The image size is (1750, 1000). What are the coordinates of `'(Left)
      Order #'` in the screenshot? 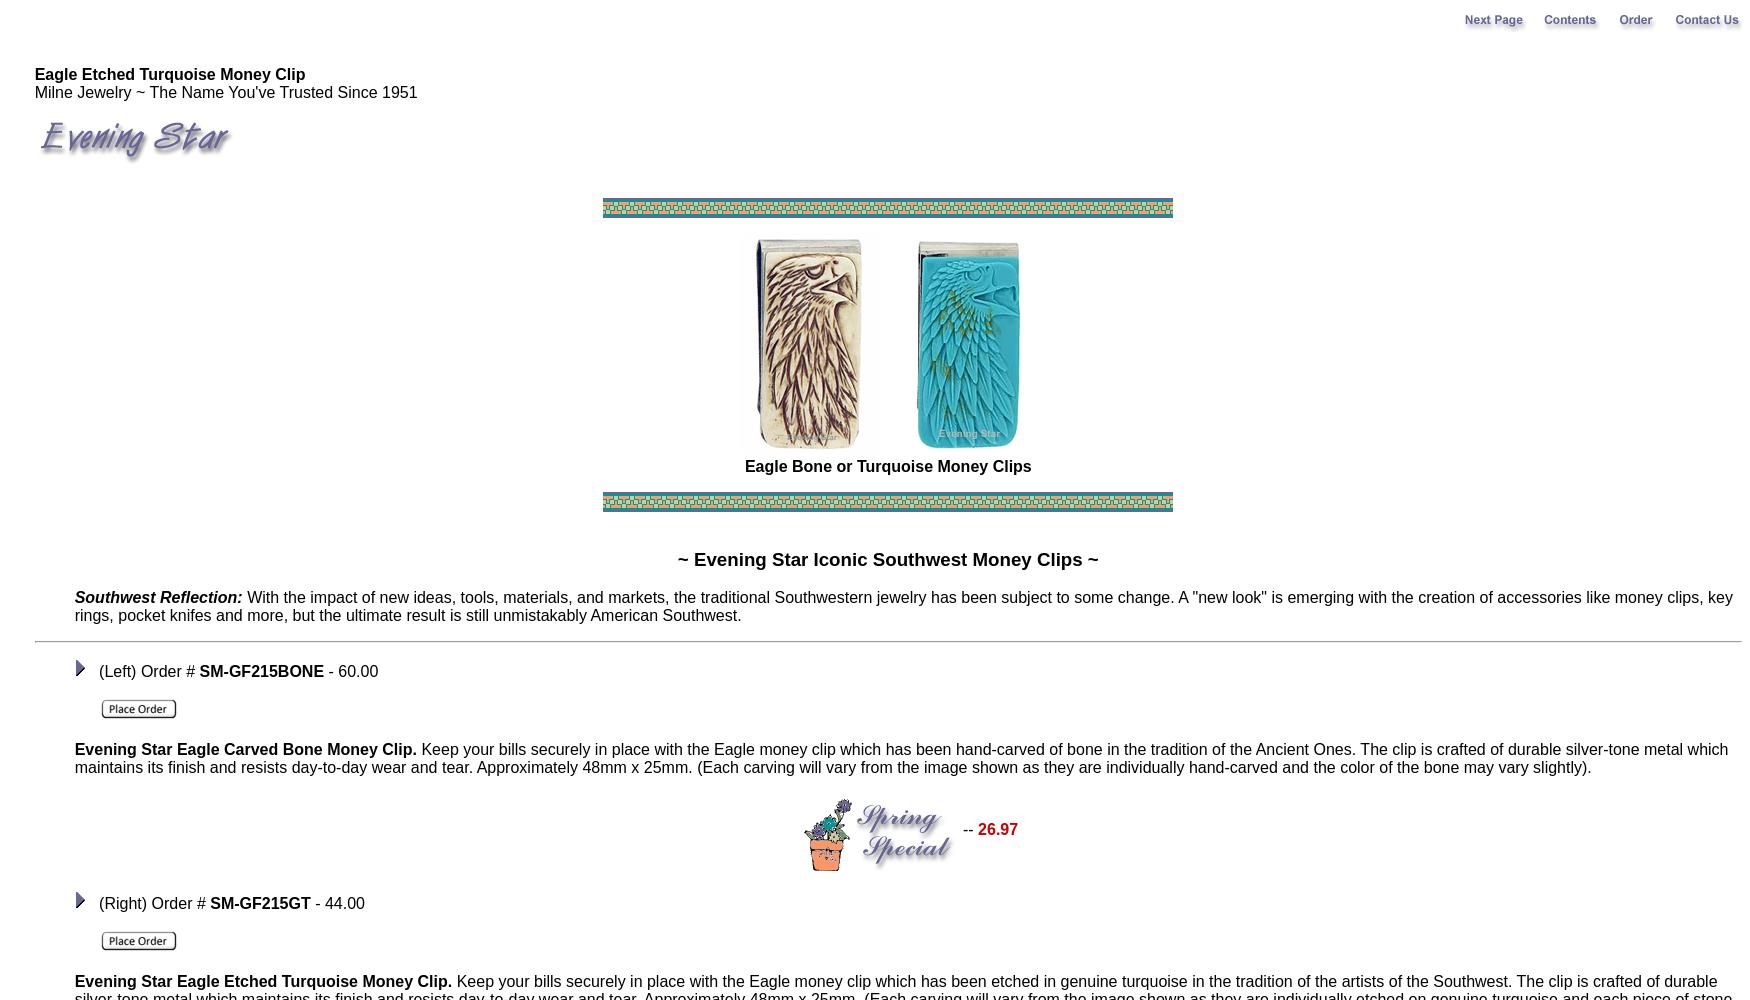 It's located at (145, 671).